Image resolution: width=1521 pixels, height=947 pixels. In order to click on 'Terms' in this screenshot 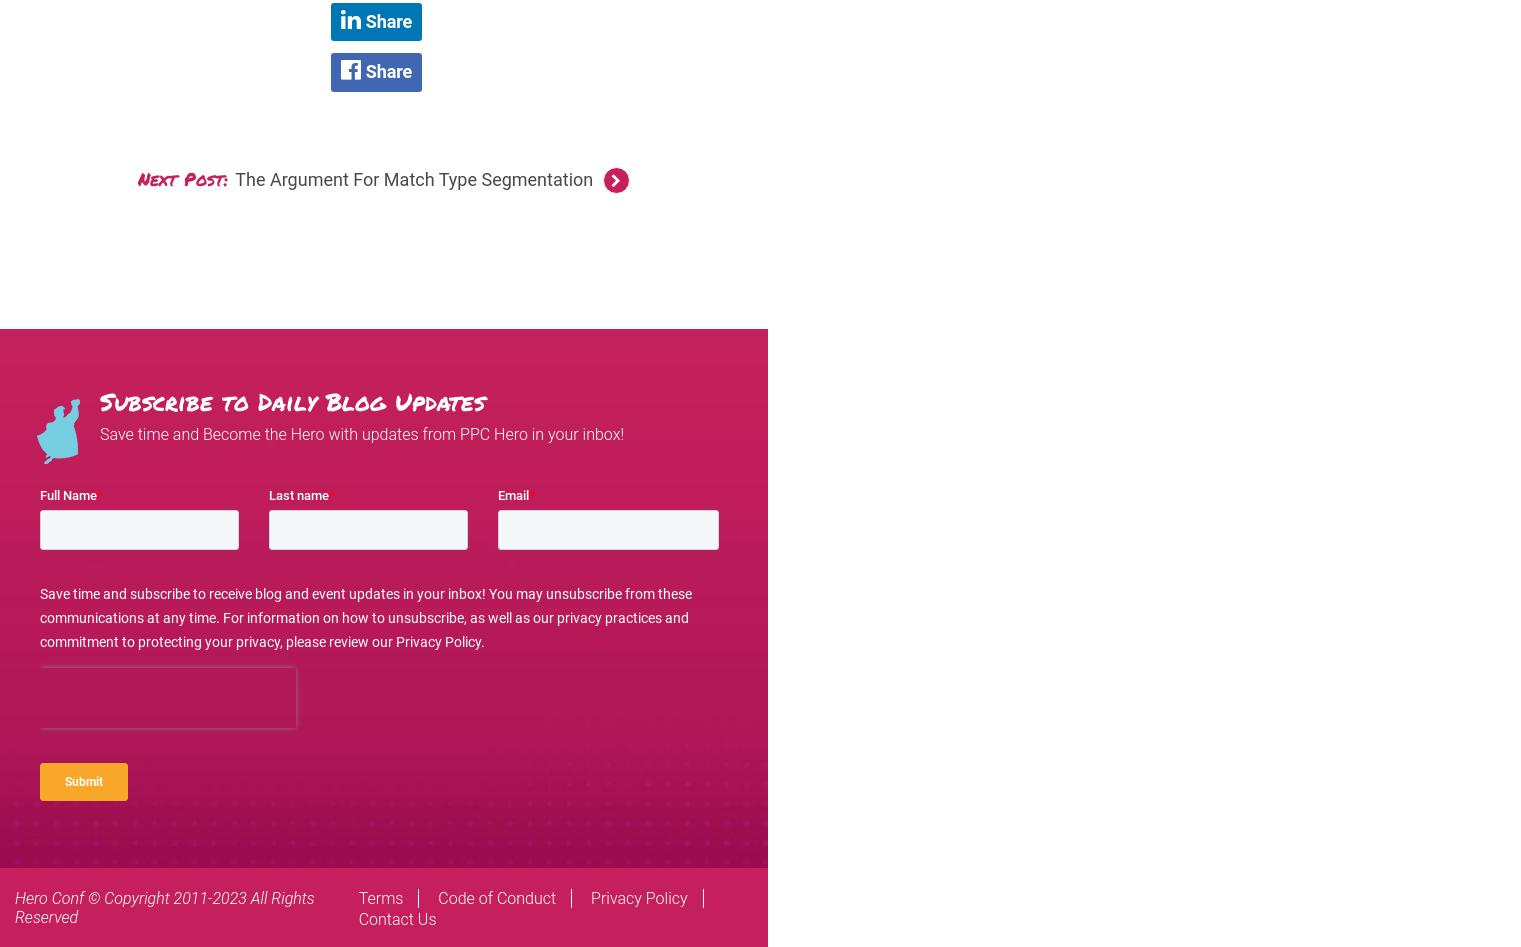, I will do `click(379, 897)`.